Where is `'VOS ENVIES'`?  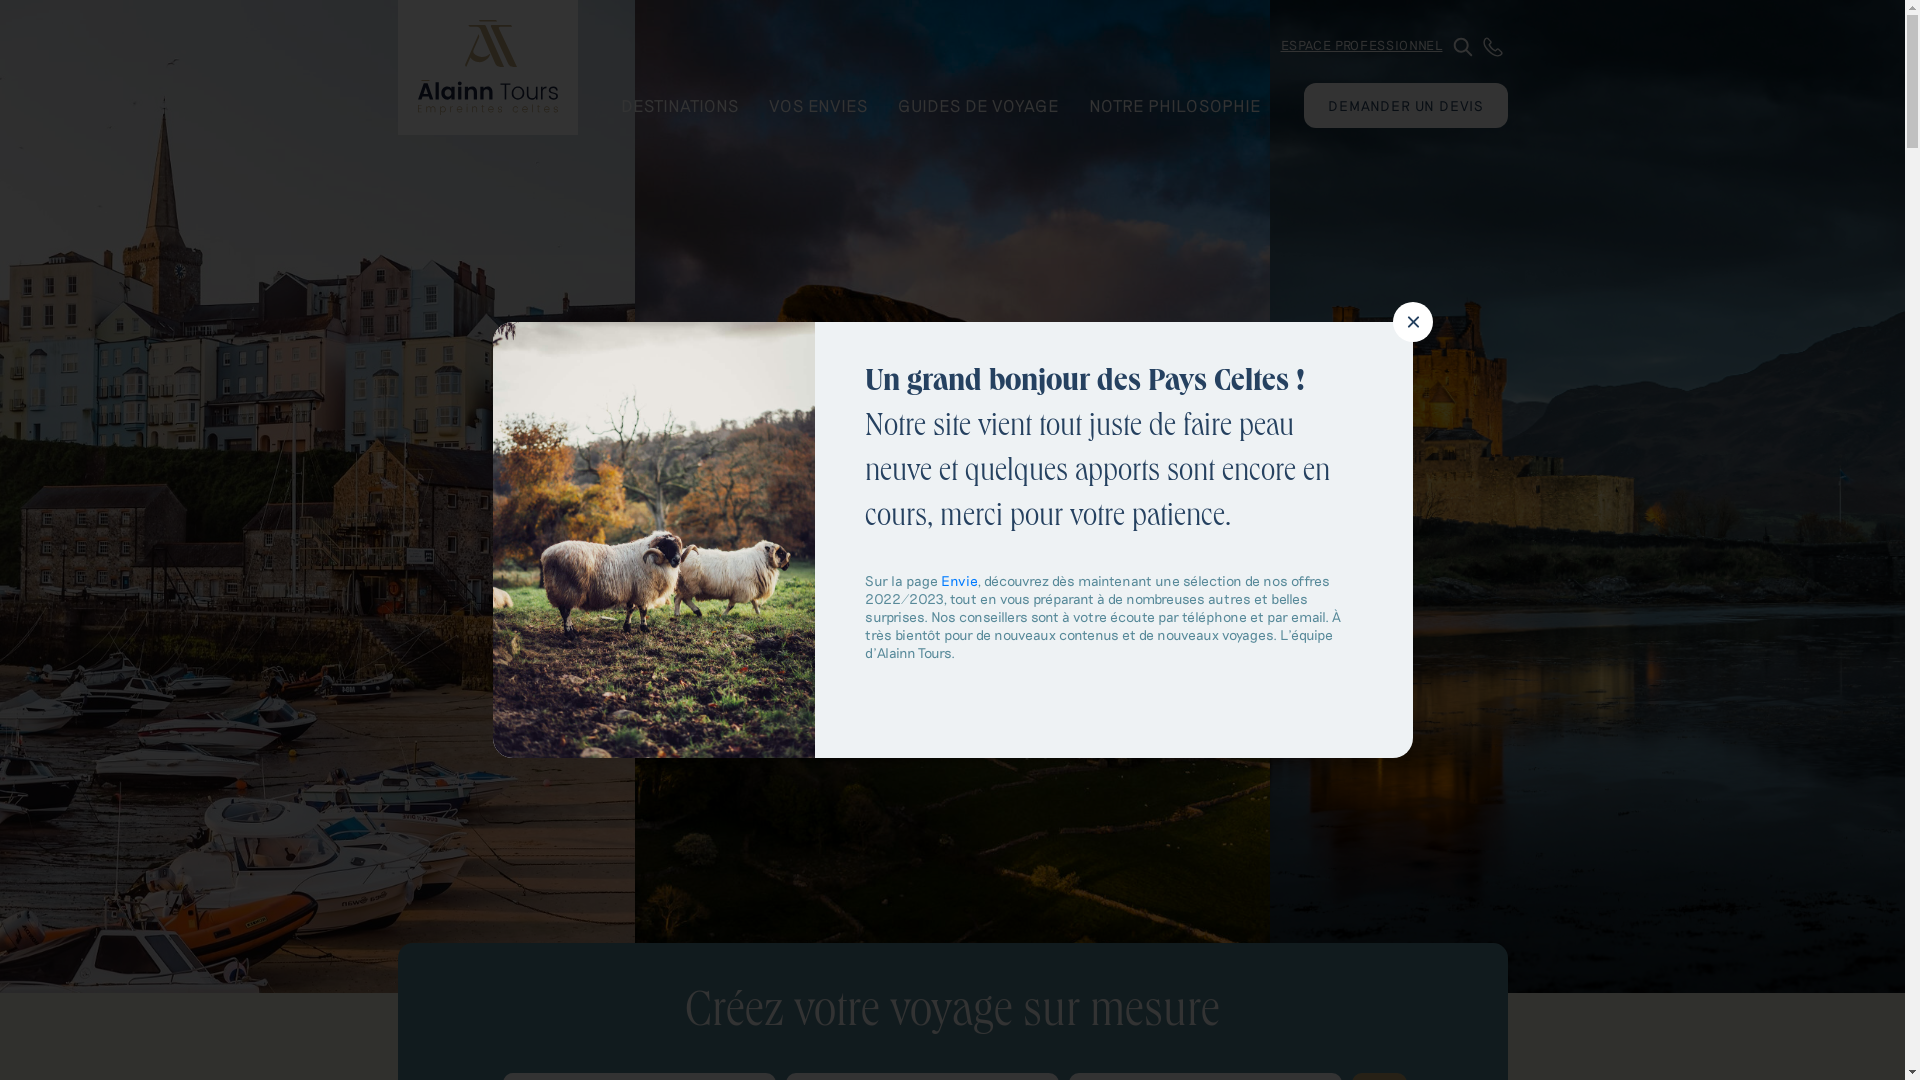 'VOS ENVIES' is located at coordinates (752, 104).